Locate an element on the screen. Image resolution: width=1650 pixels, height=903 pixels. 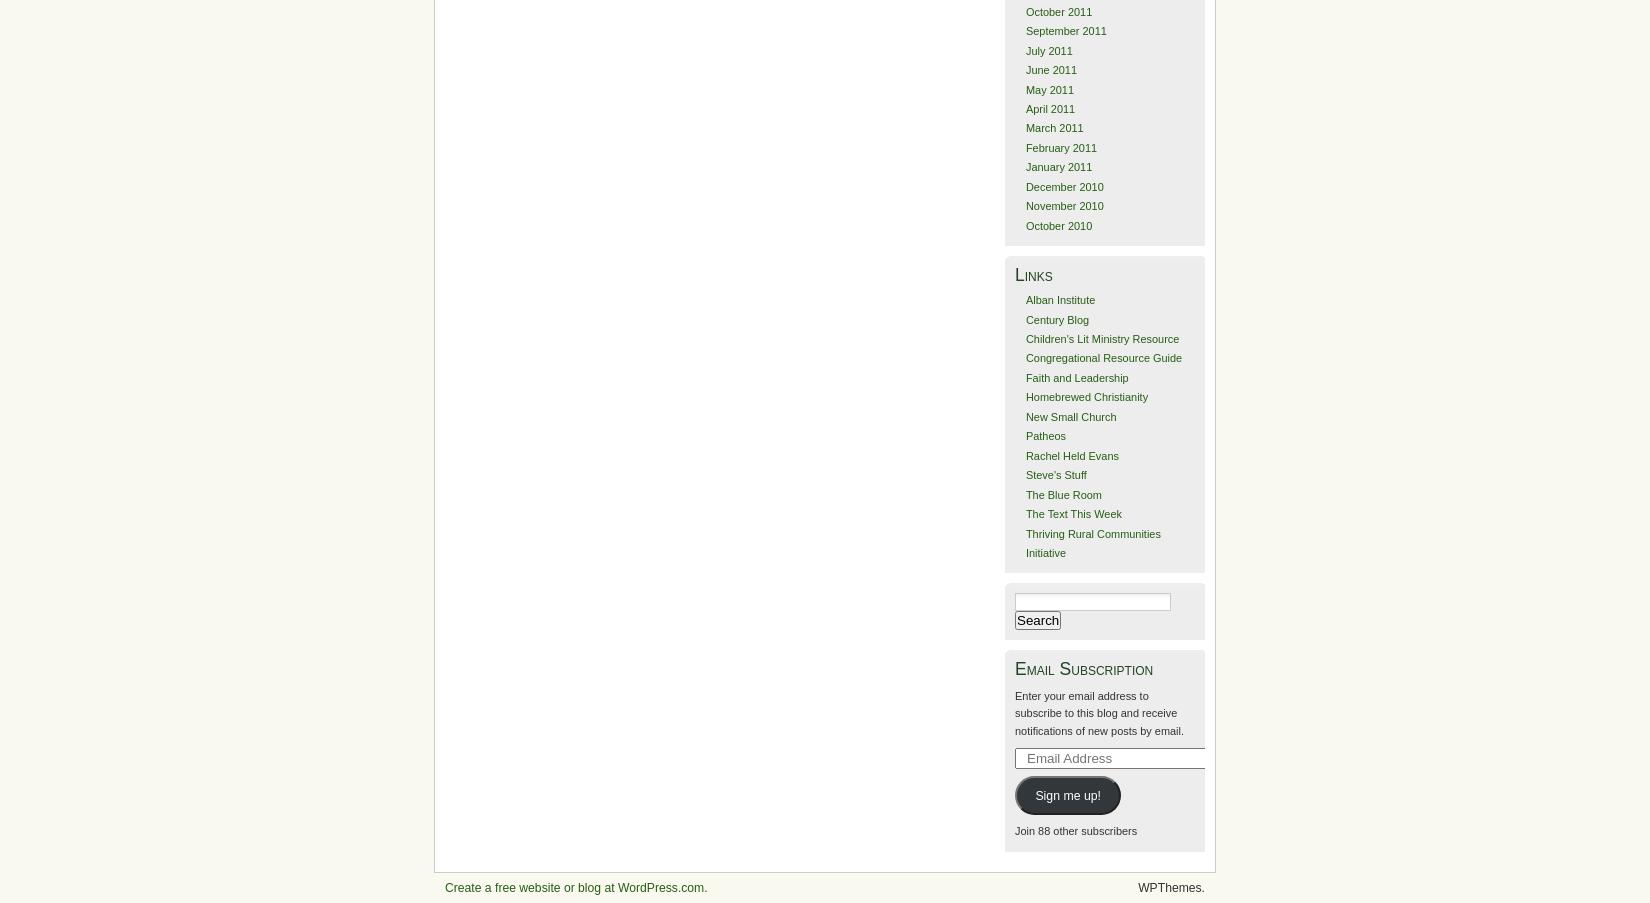
'October 2011' is located at coordinates (1058, 10).